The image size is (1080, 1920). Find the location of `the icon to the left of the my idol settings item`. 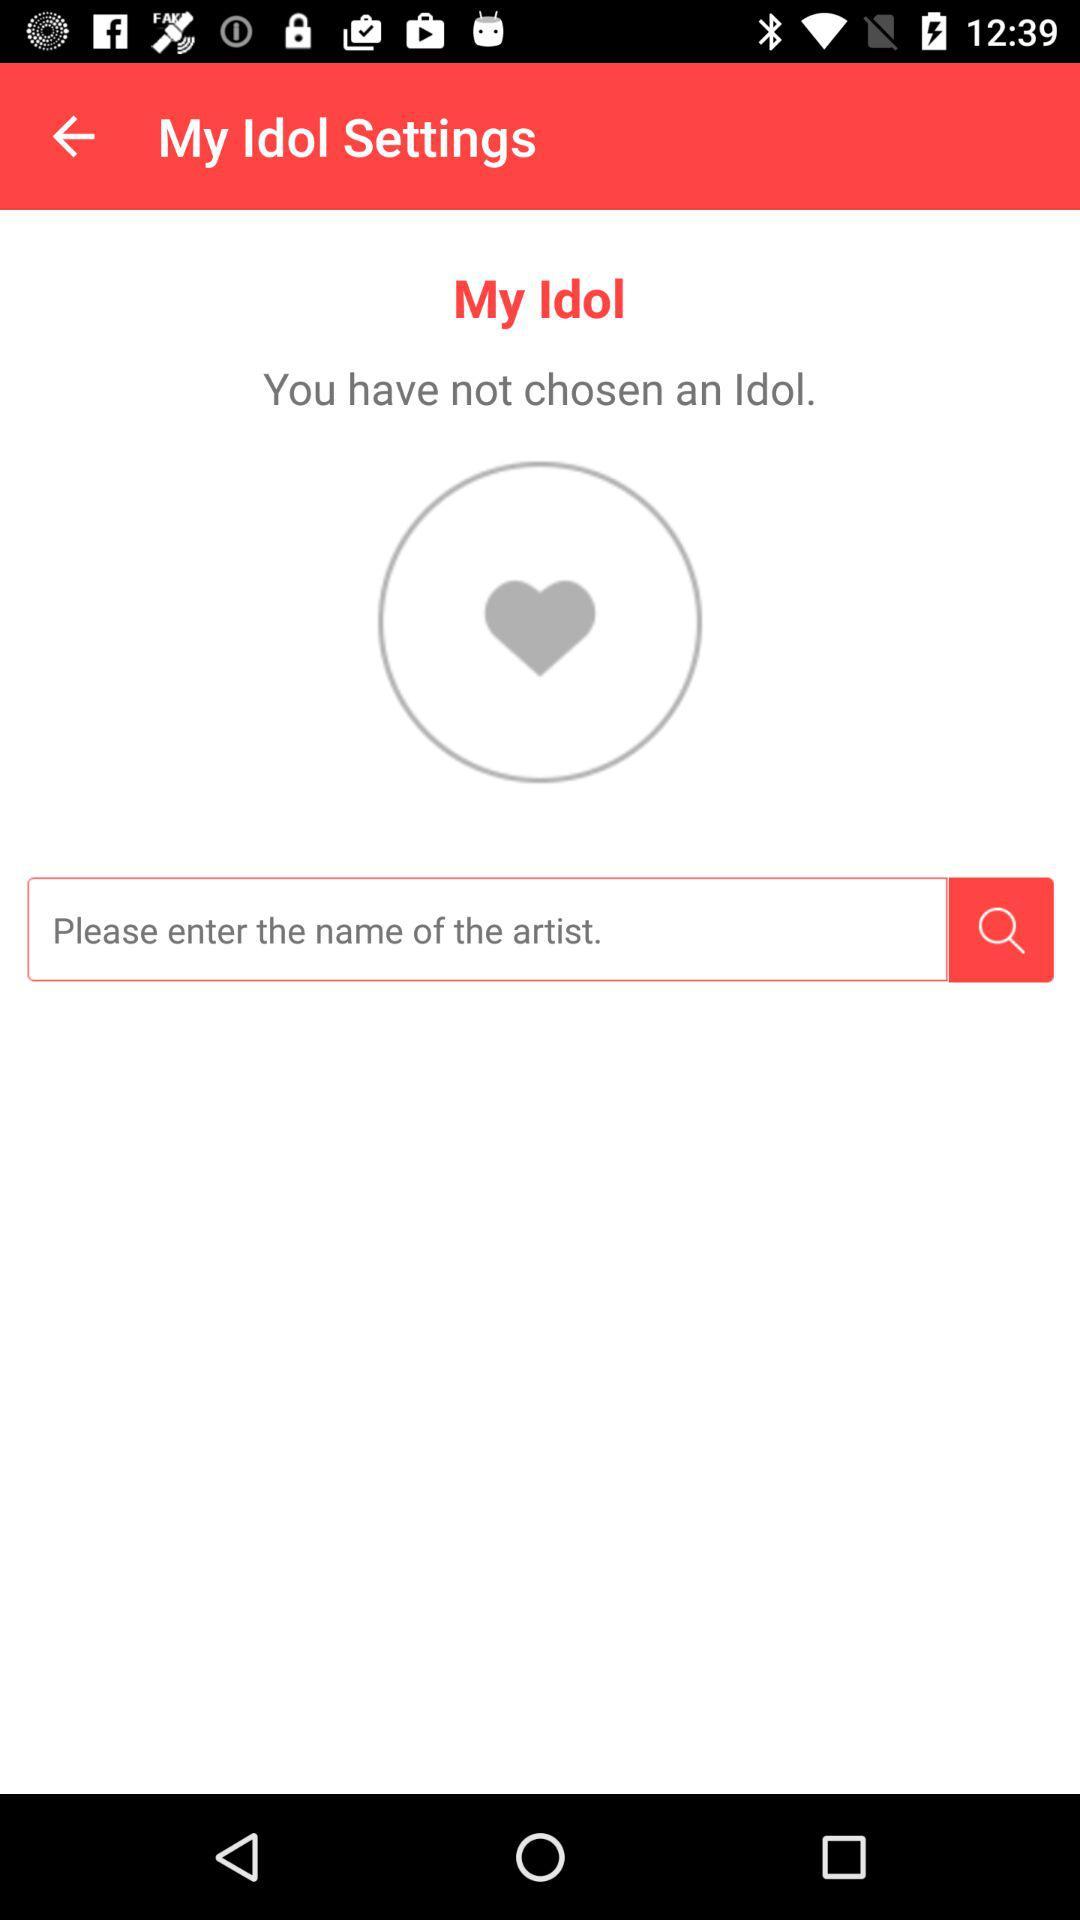

the icon to the left of the my idol settings item is located at coordinates (72, 135).